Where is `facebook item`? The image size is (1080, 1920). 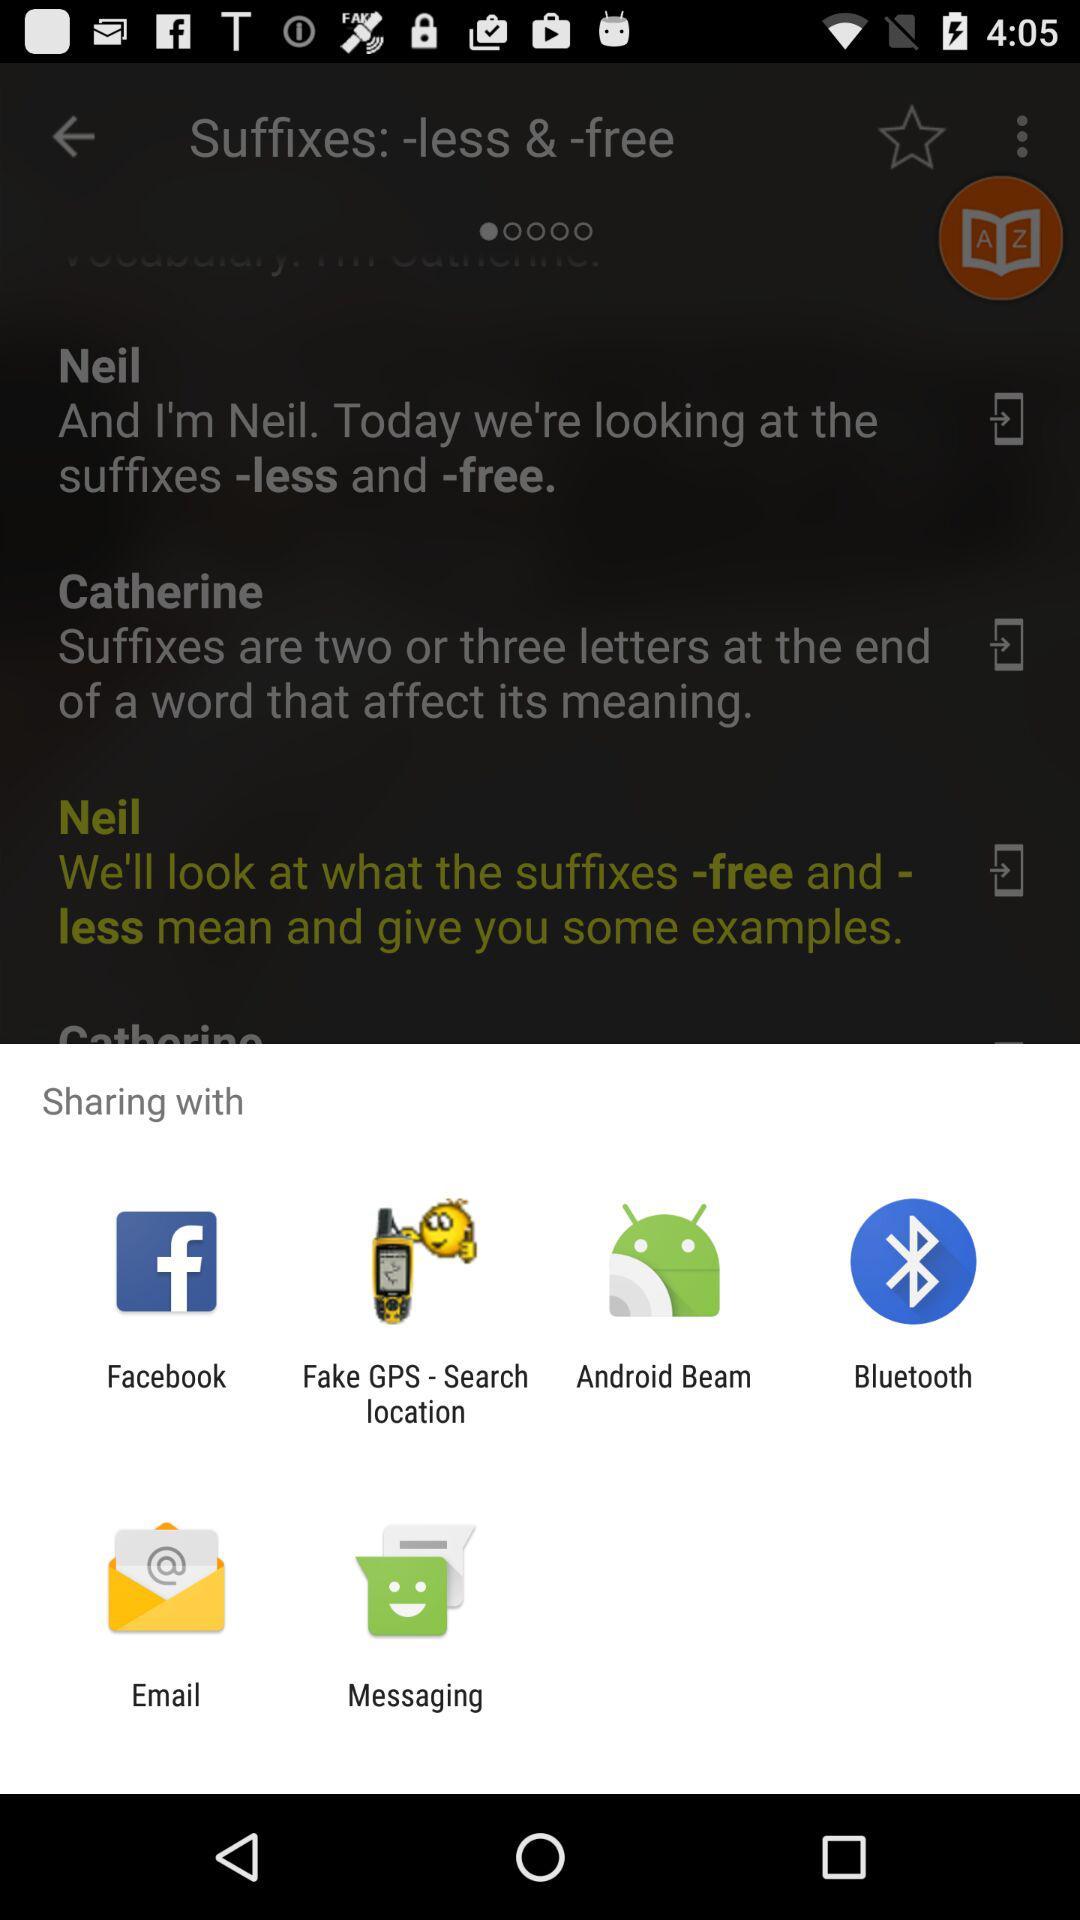
facebook item is located at coordinates (165, 1392).